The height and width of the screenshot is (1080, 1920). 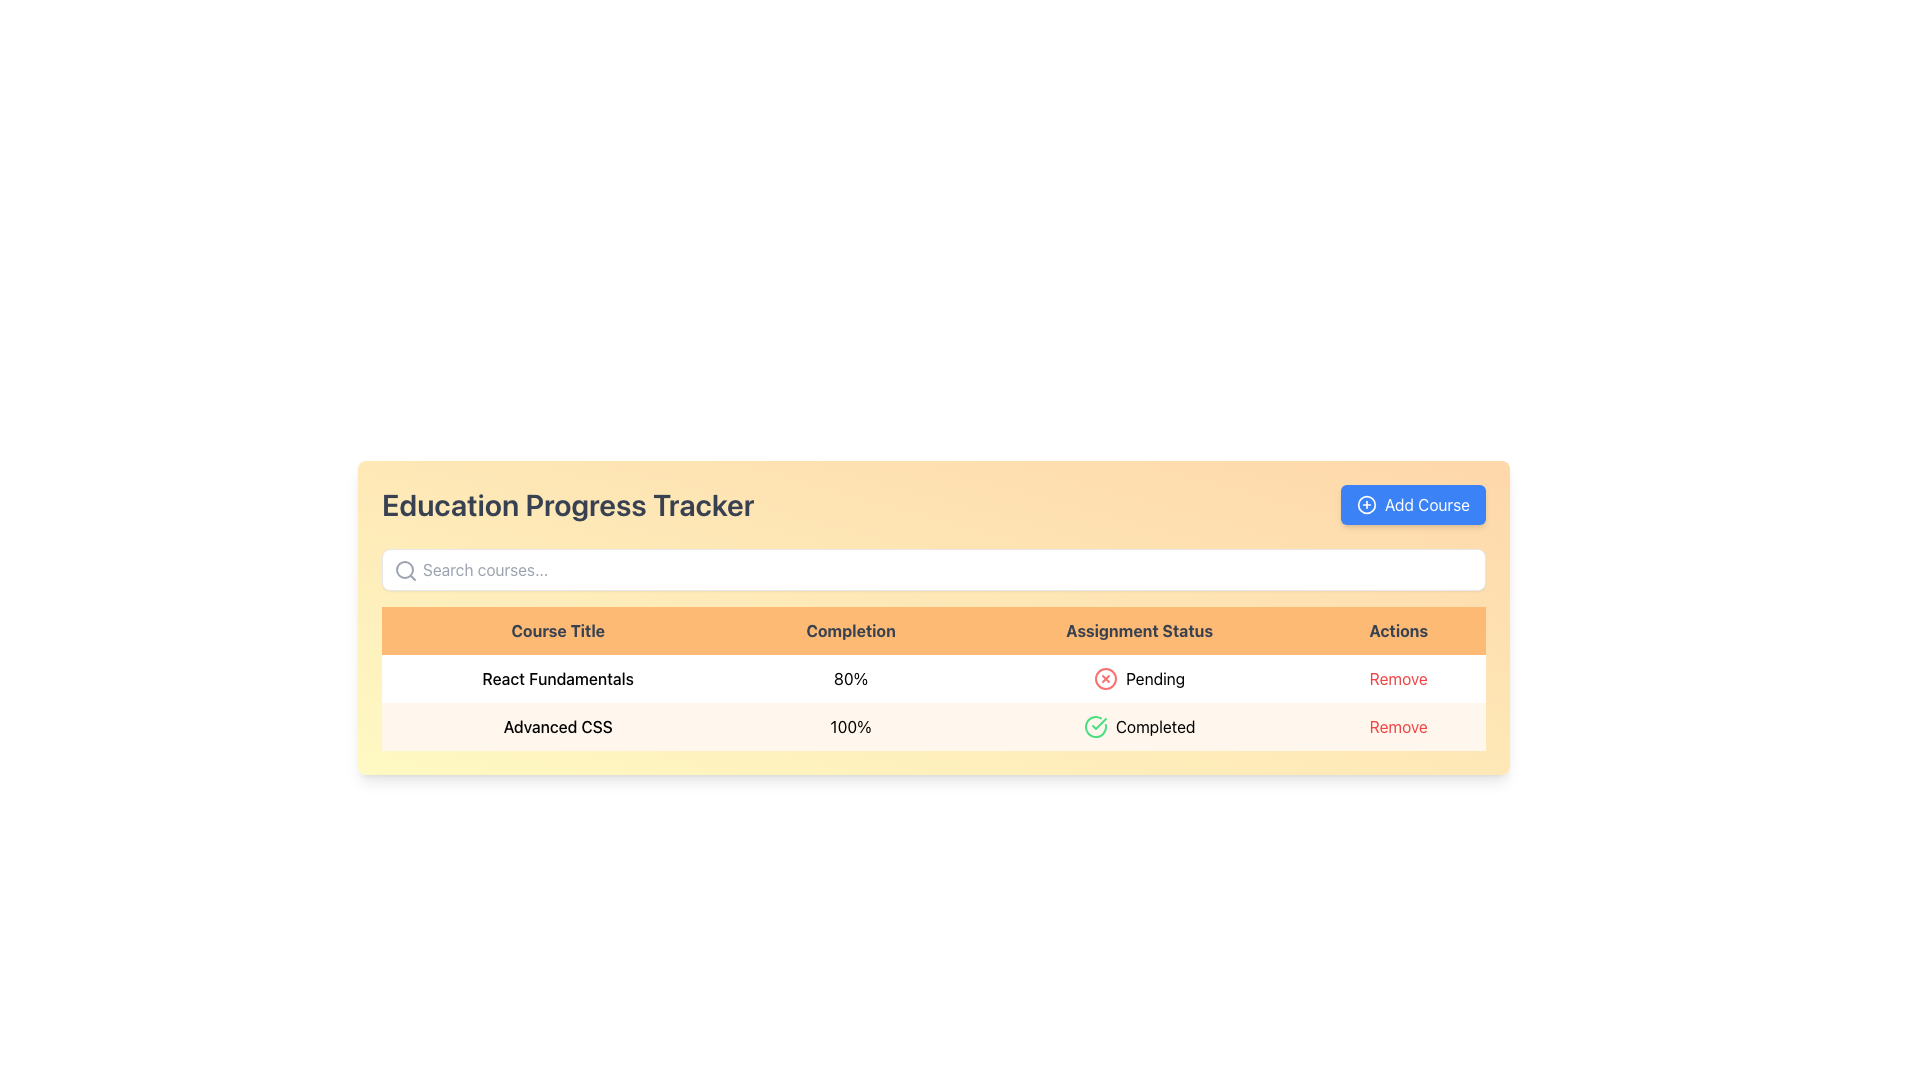 What do you see at coordinates (1397, 677) in the screenshot?
I see `the 'Remove' button styled with red text in the 'Actions' column of the 'React Fundamentals' course row` at bounding box center [1397, 677].